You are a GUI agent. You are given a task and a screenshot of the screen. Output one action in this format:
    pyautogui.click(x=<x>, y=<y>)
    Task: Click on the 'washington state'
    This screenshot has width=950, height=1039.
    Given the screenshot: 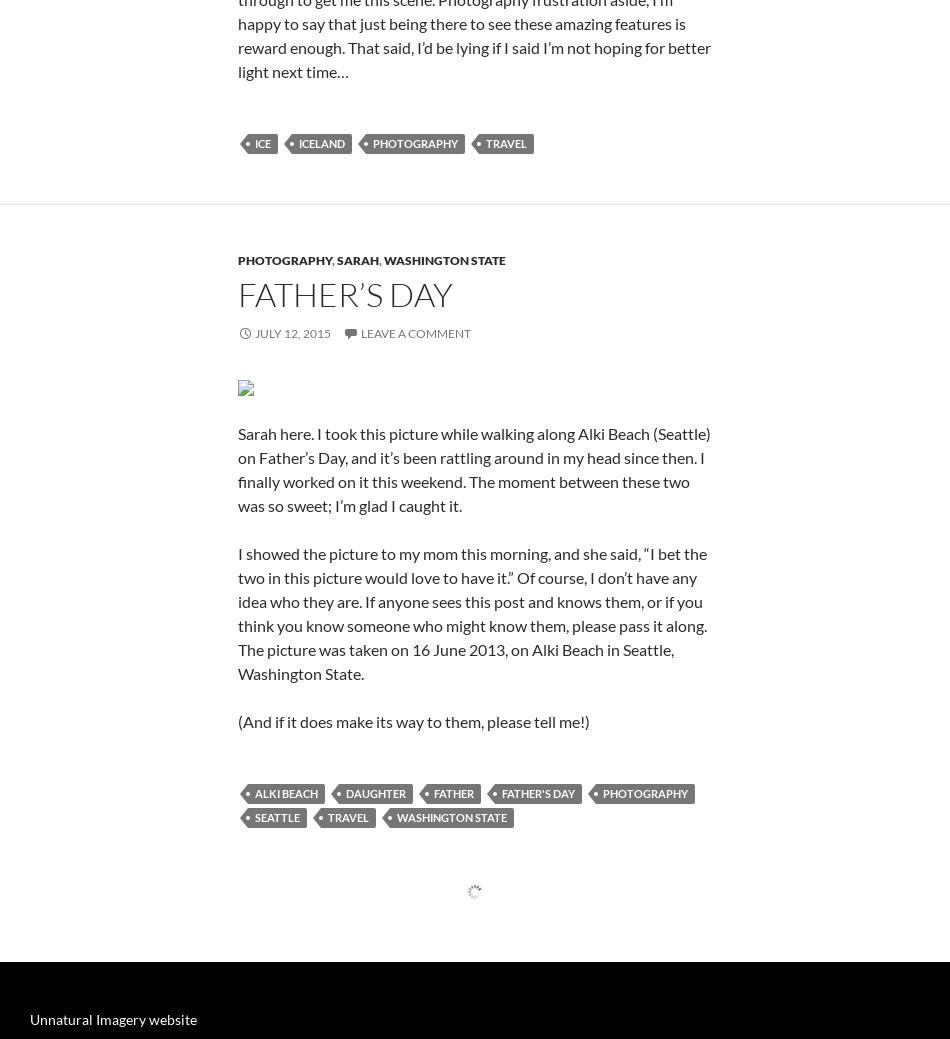 What is the action you would take?
    pyautogui.click(x=443, y=502)
    